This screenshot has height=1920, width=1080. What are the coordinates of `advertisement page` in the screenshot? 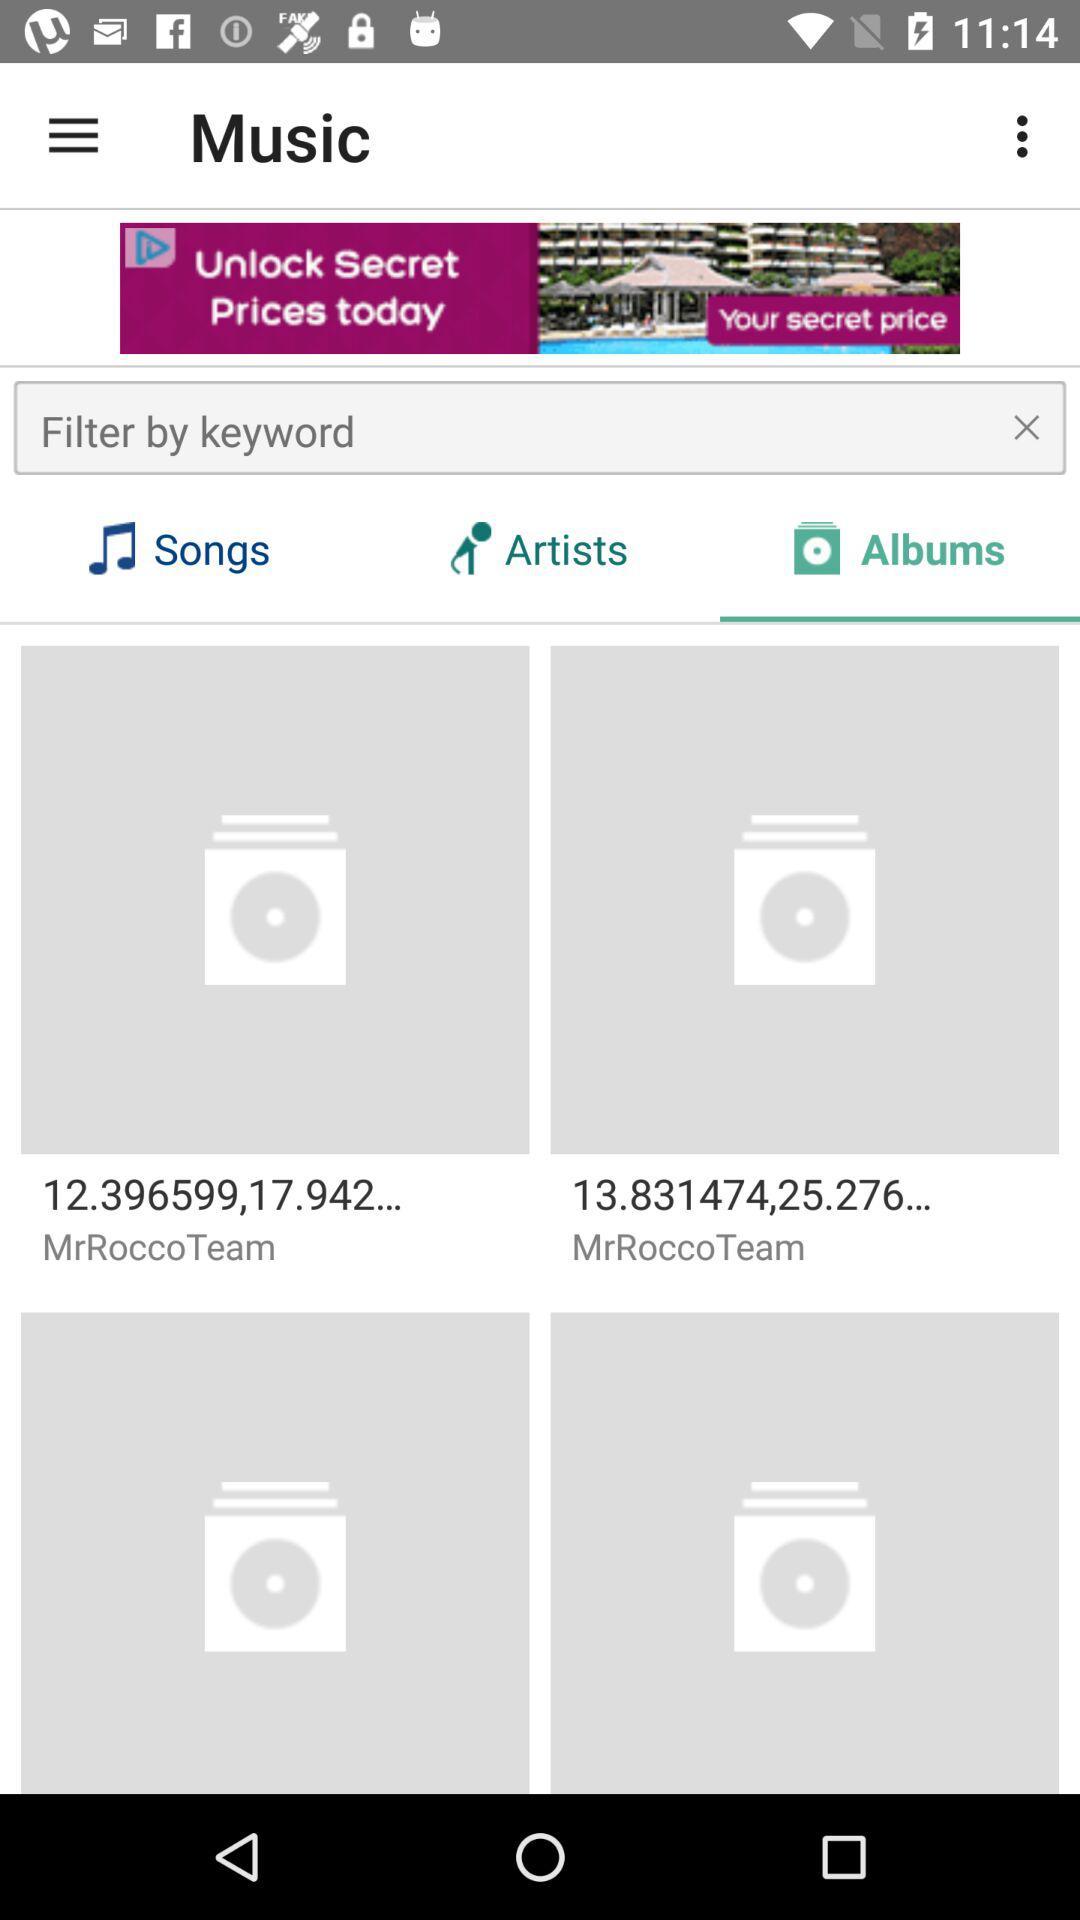 It's located at (540, 287).